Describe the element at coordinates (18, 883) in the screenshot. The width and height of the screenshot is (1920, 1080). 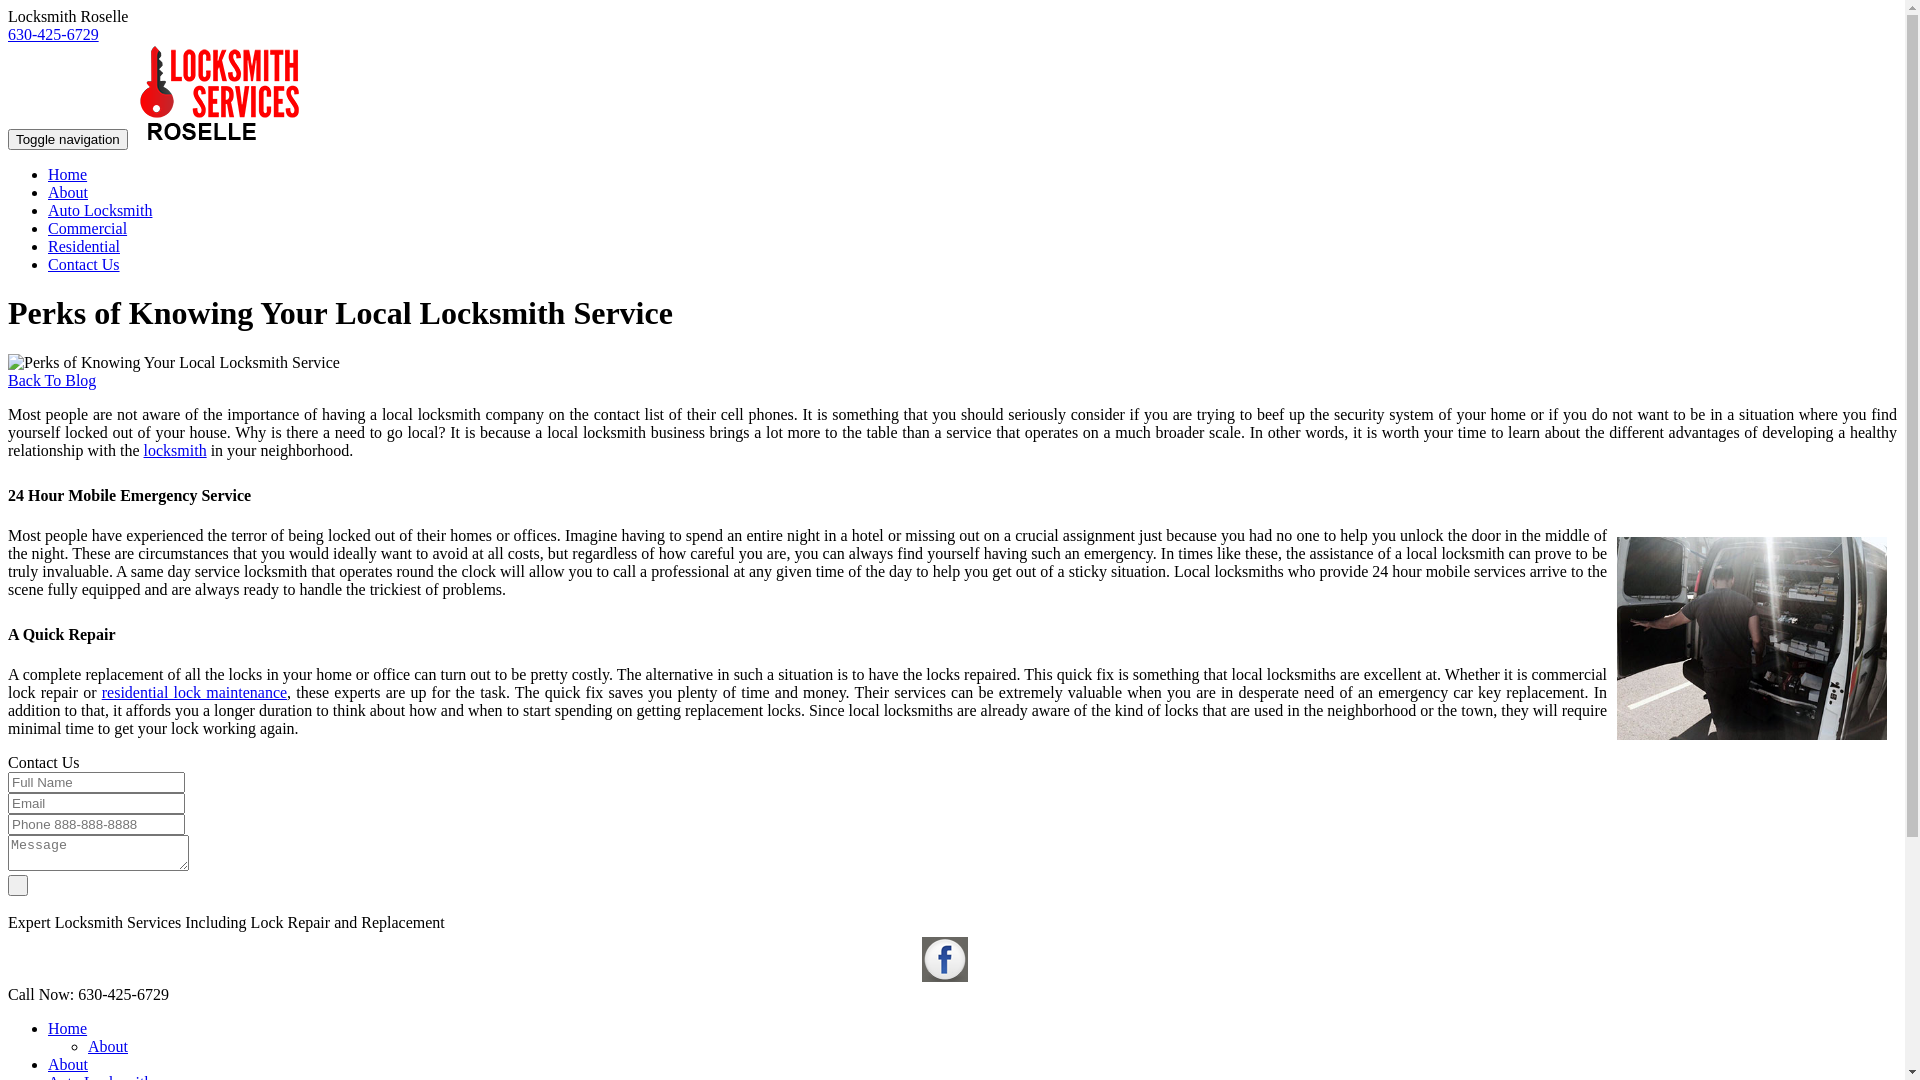
I see `' '` at that location.